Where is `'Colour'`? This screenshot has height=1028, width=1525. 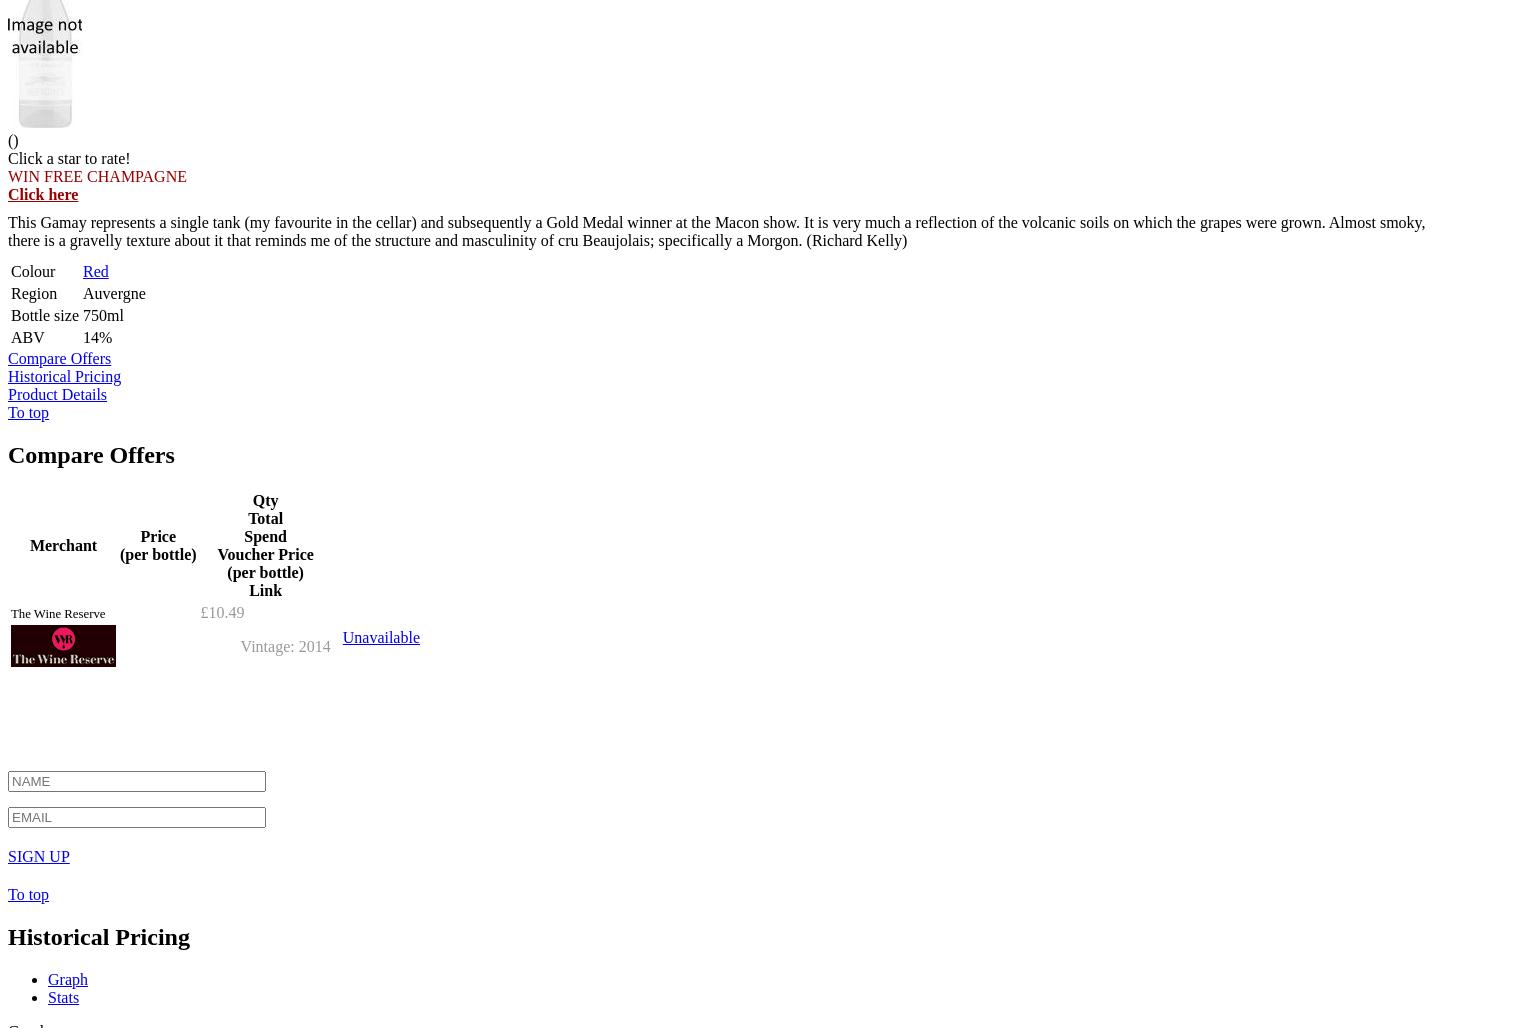
'Colour' is located at coordinates (31, 270).